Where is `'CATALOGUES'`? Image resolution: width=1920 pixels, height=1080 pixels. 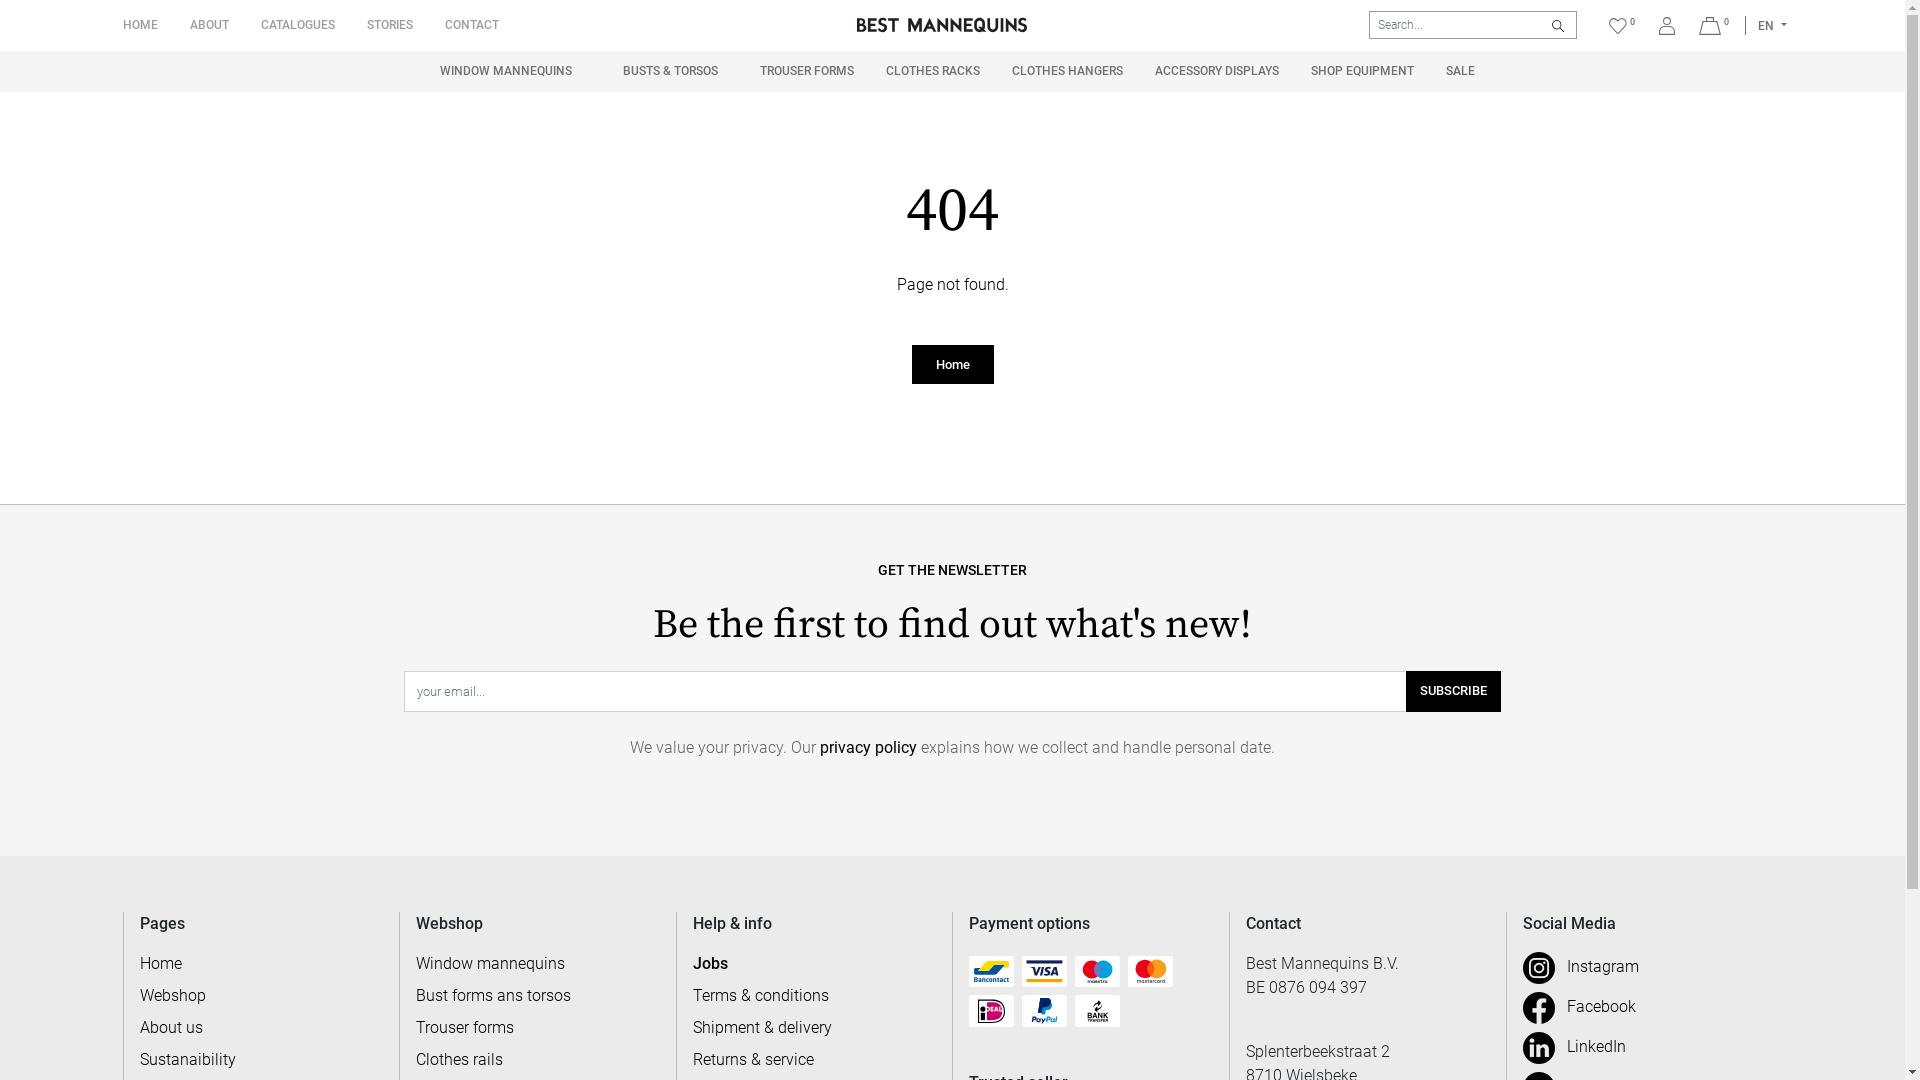 'CATALOGUES' is located at coordinates (296, 24).